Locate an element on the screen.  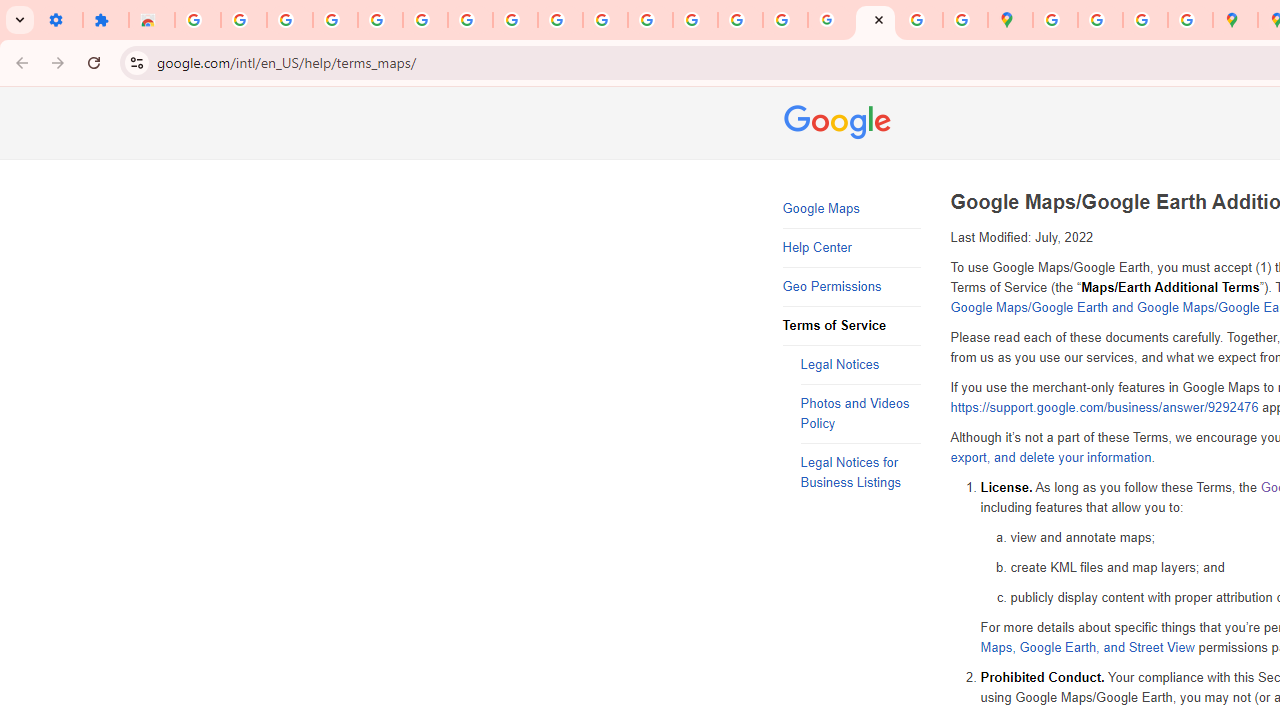
'Legal Notices for Business Listings' is located at coordinates (860, 473).